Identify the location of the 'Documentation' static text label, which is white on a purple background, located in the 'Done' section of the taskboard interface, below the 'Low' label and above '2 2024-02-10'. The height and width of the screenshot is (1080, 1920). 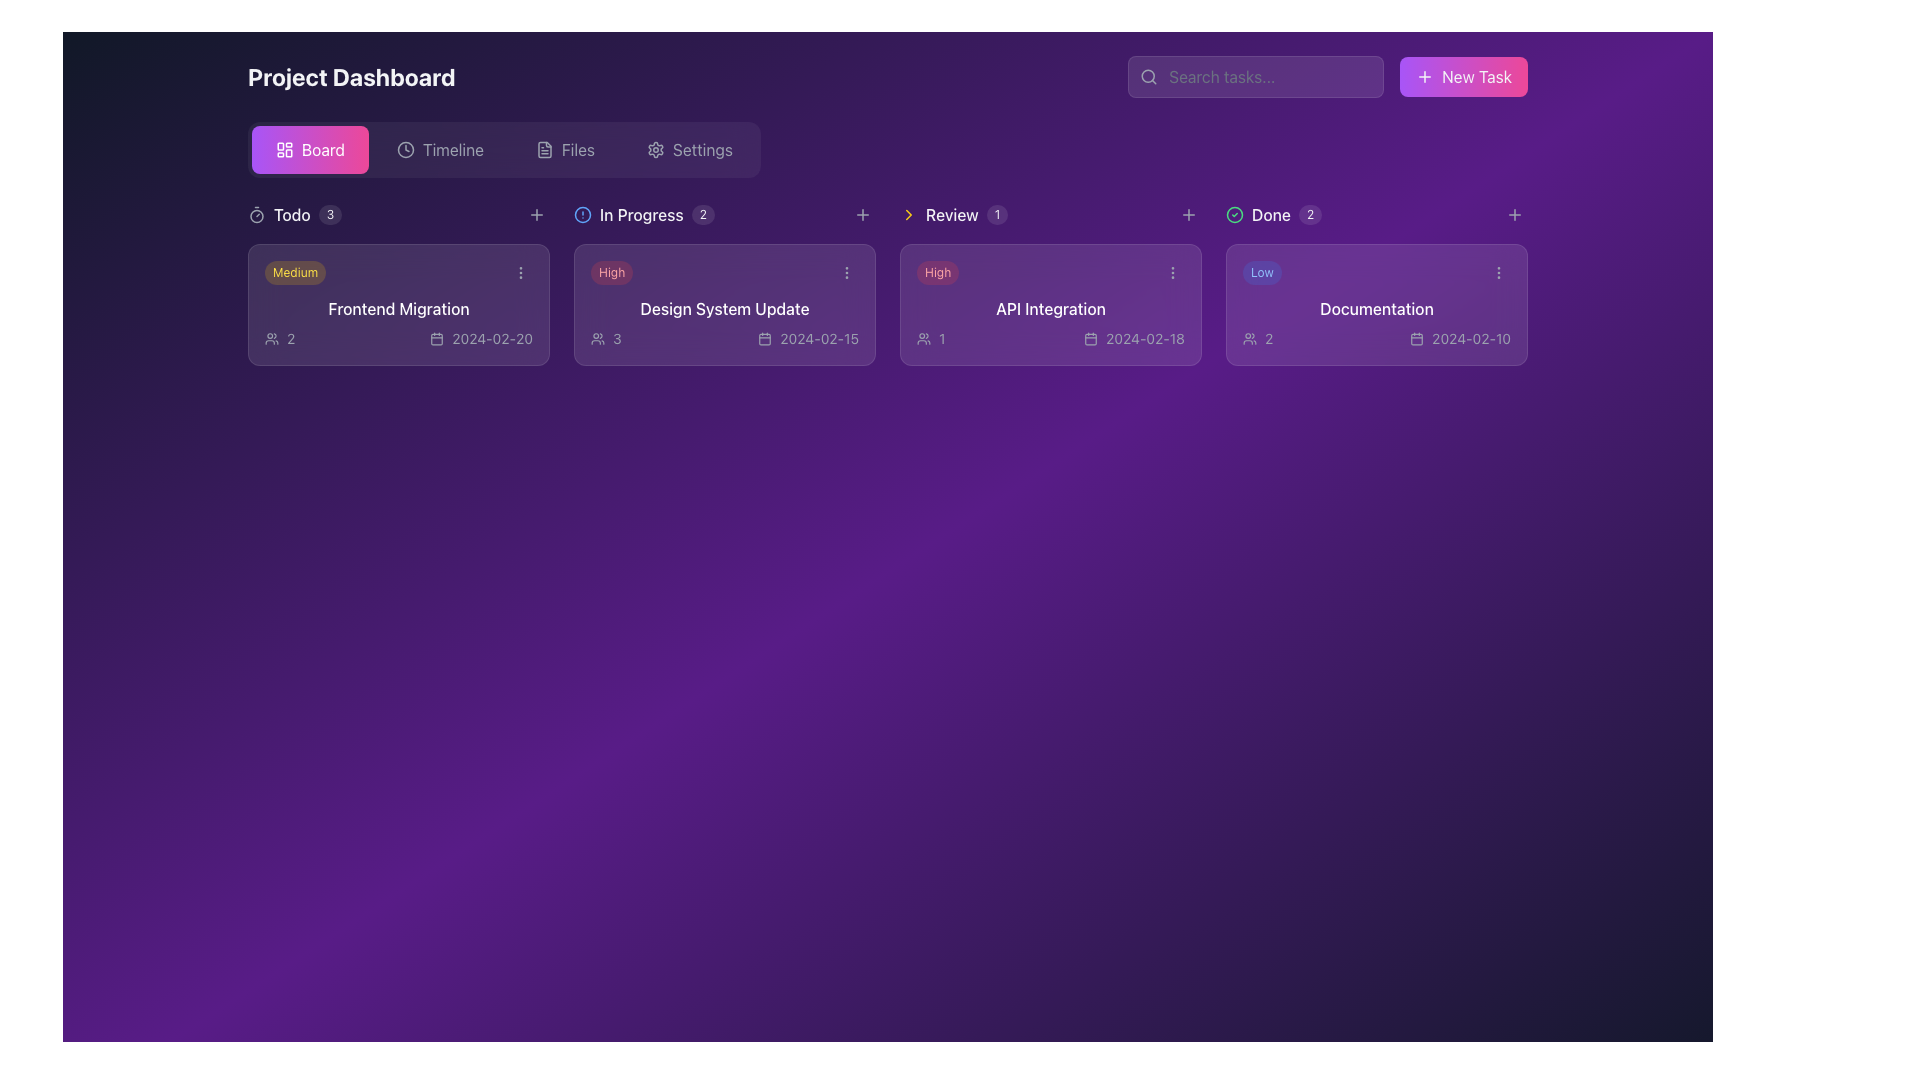
(1376, 308).